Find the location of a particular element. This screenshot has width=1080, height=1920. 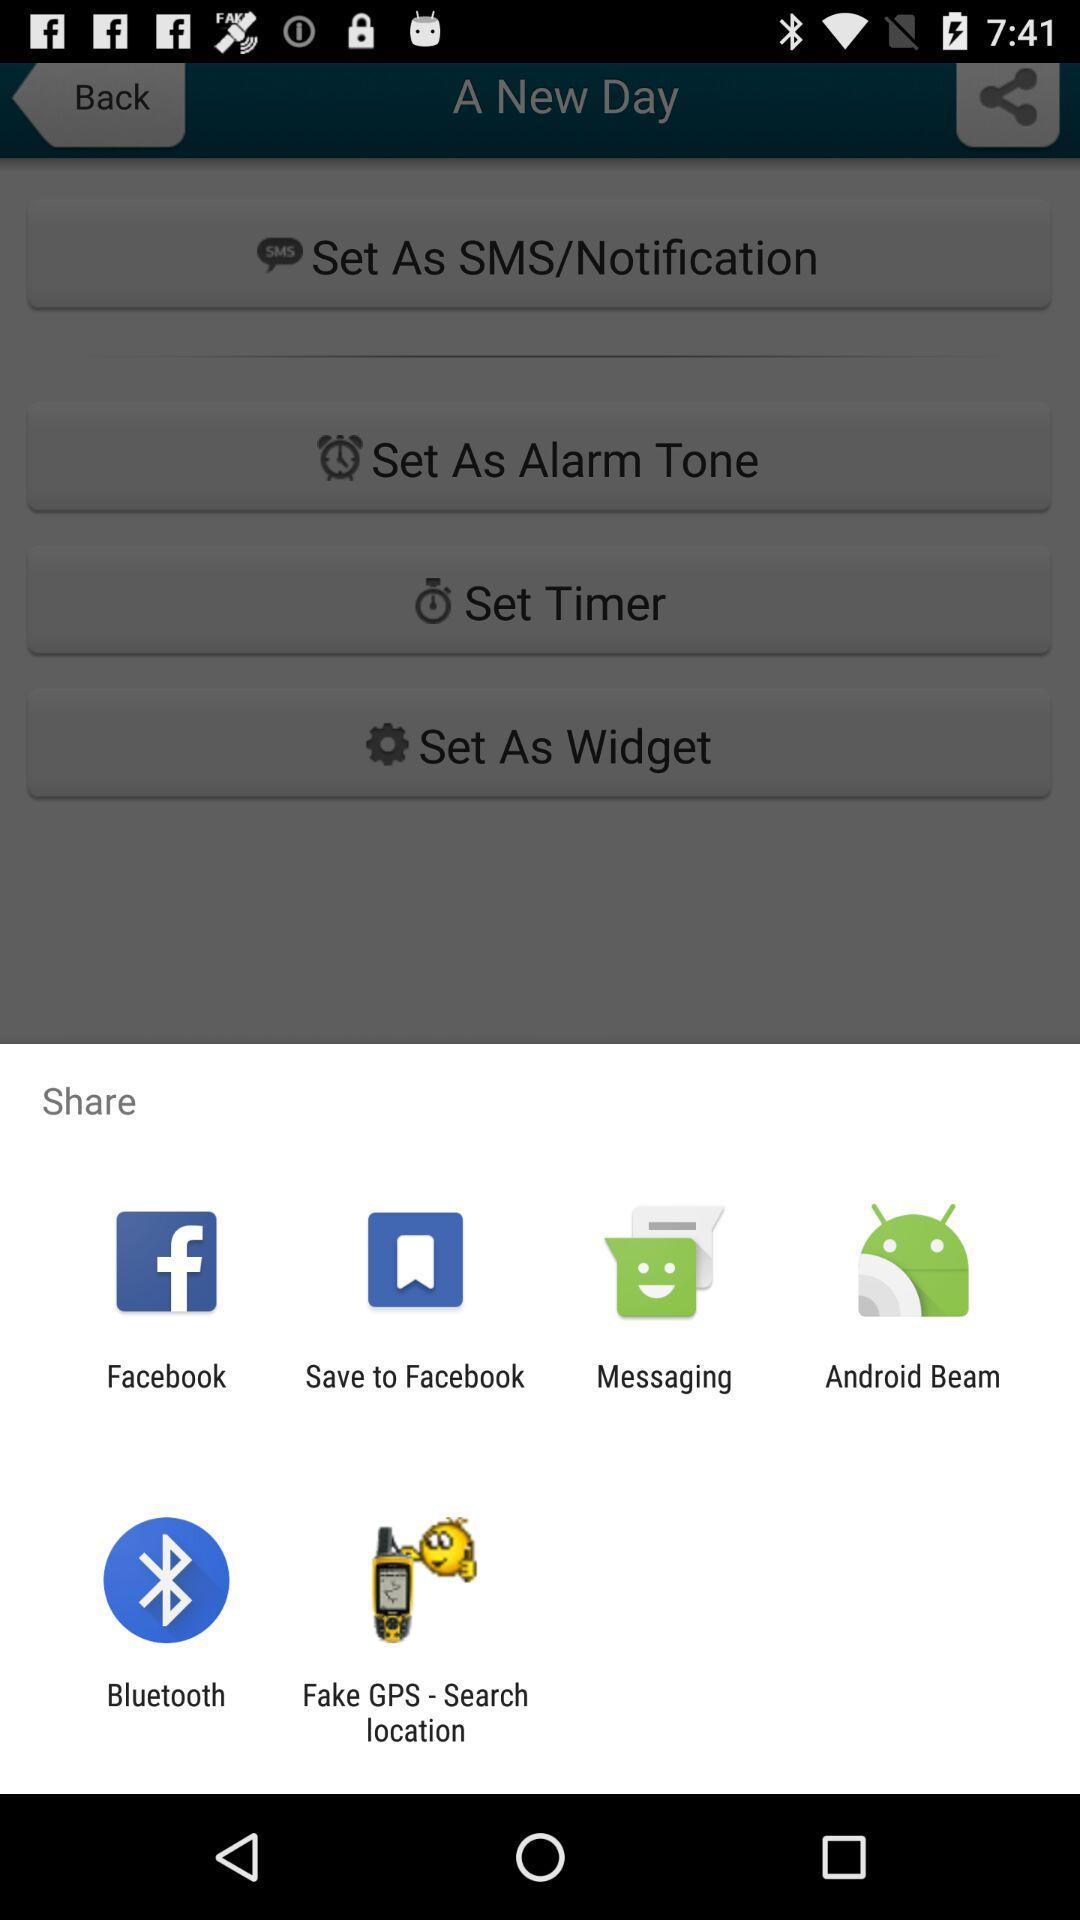

the app to the right of the messaging item is located at coordinates (913, 1392).